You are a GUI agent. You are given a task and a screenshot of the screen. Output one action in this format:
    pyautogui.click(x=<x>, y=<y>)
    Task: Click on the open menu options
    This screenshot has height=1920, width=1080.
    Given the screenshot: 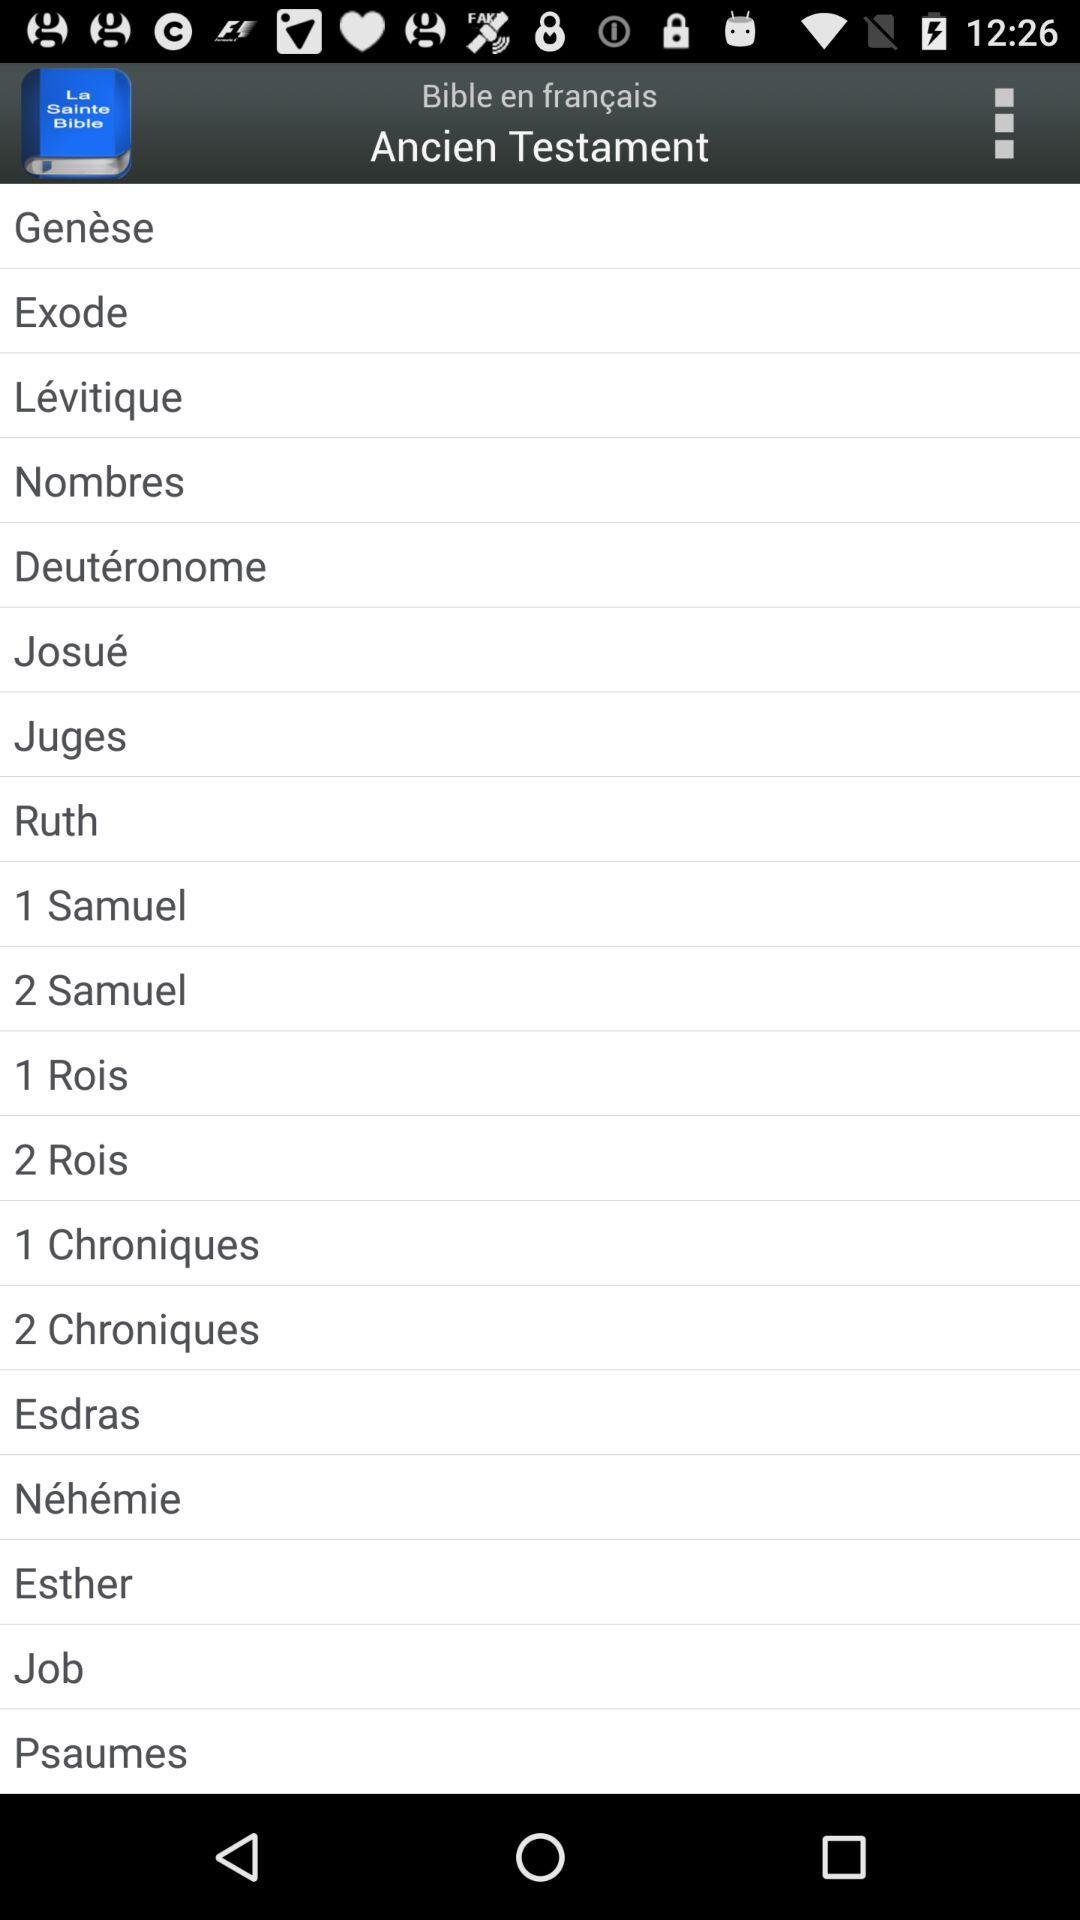 What is the action you would take?
    pyautogui.click(x=1003, y=122)
    